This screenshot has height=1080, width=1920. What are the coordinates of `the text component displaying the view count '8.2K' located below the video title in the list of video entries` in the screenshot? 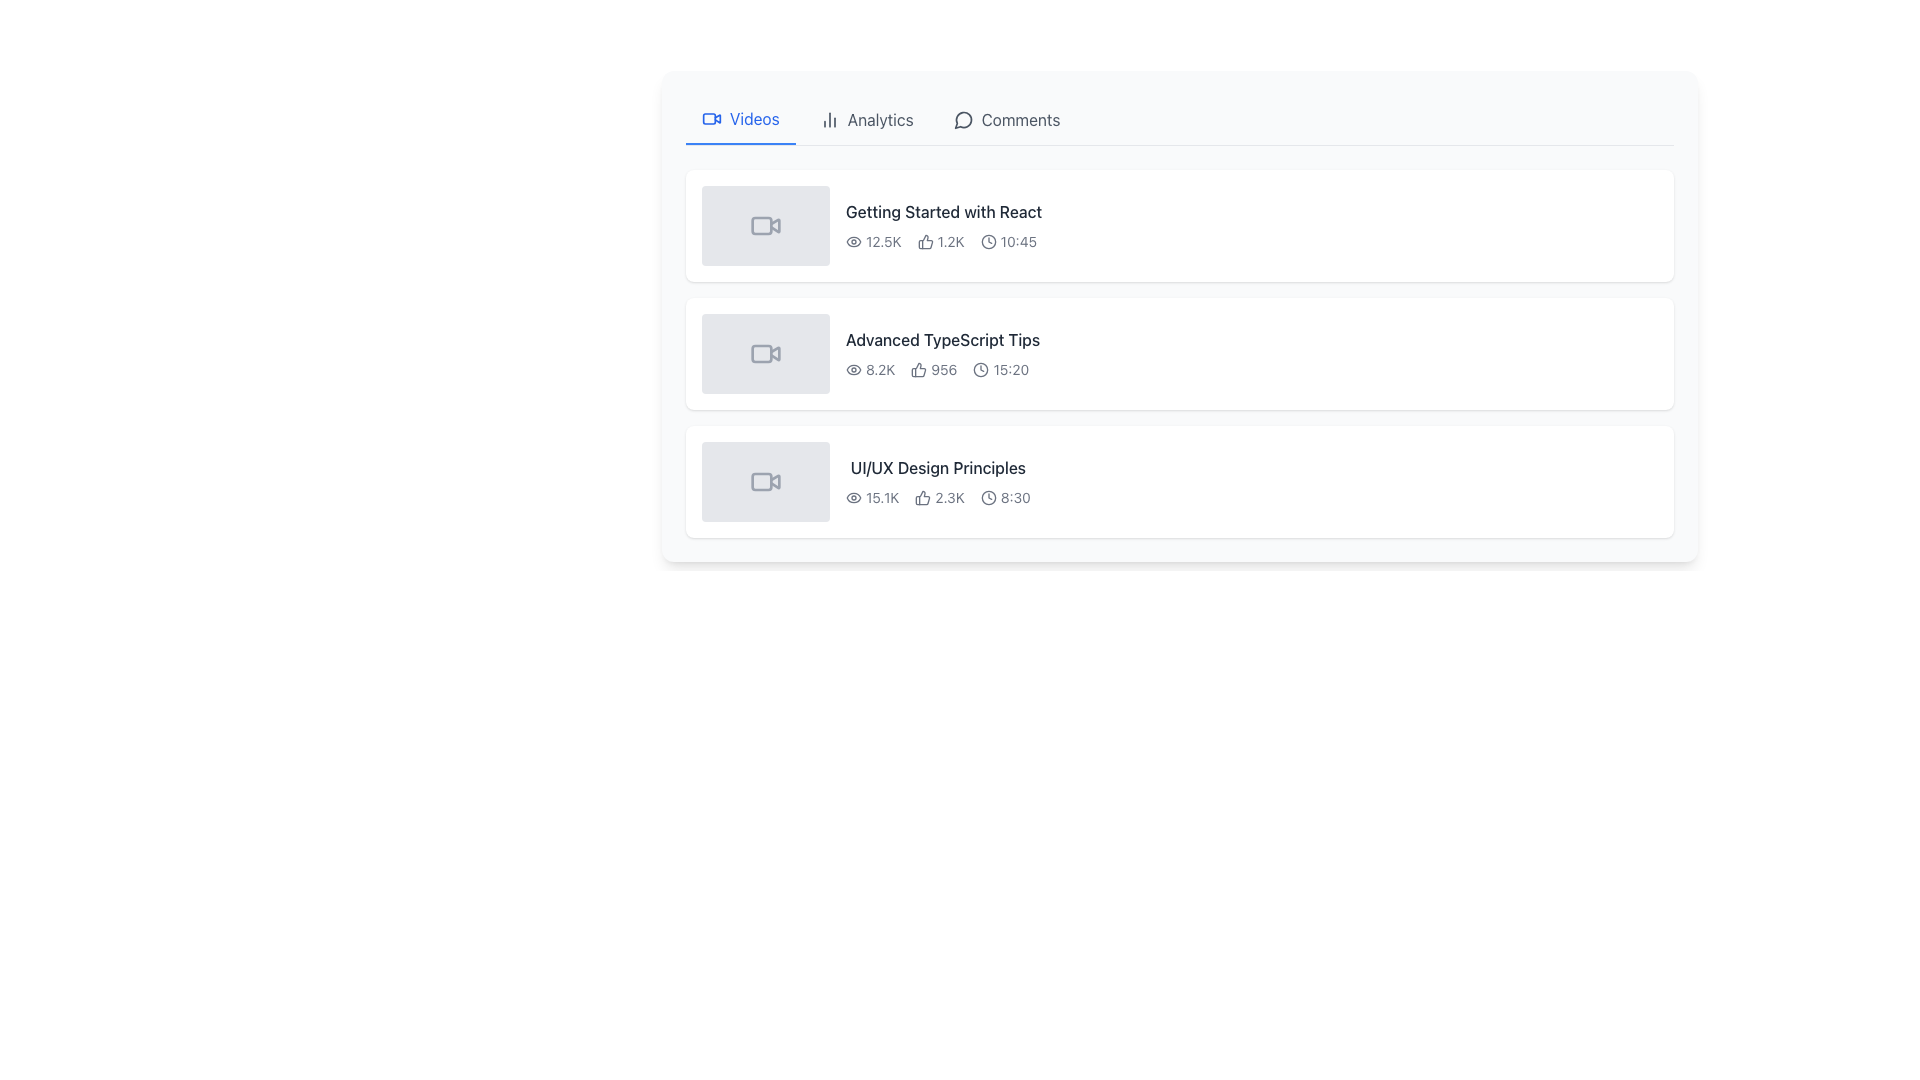 It's located at (870, 370).